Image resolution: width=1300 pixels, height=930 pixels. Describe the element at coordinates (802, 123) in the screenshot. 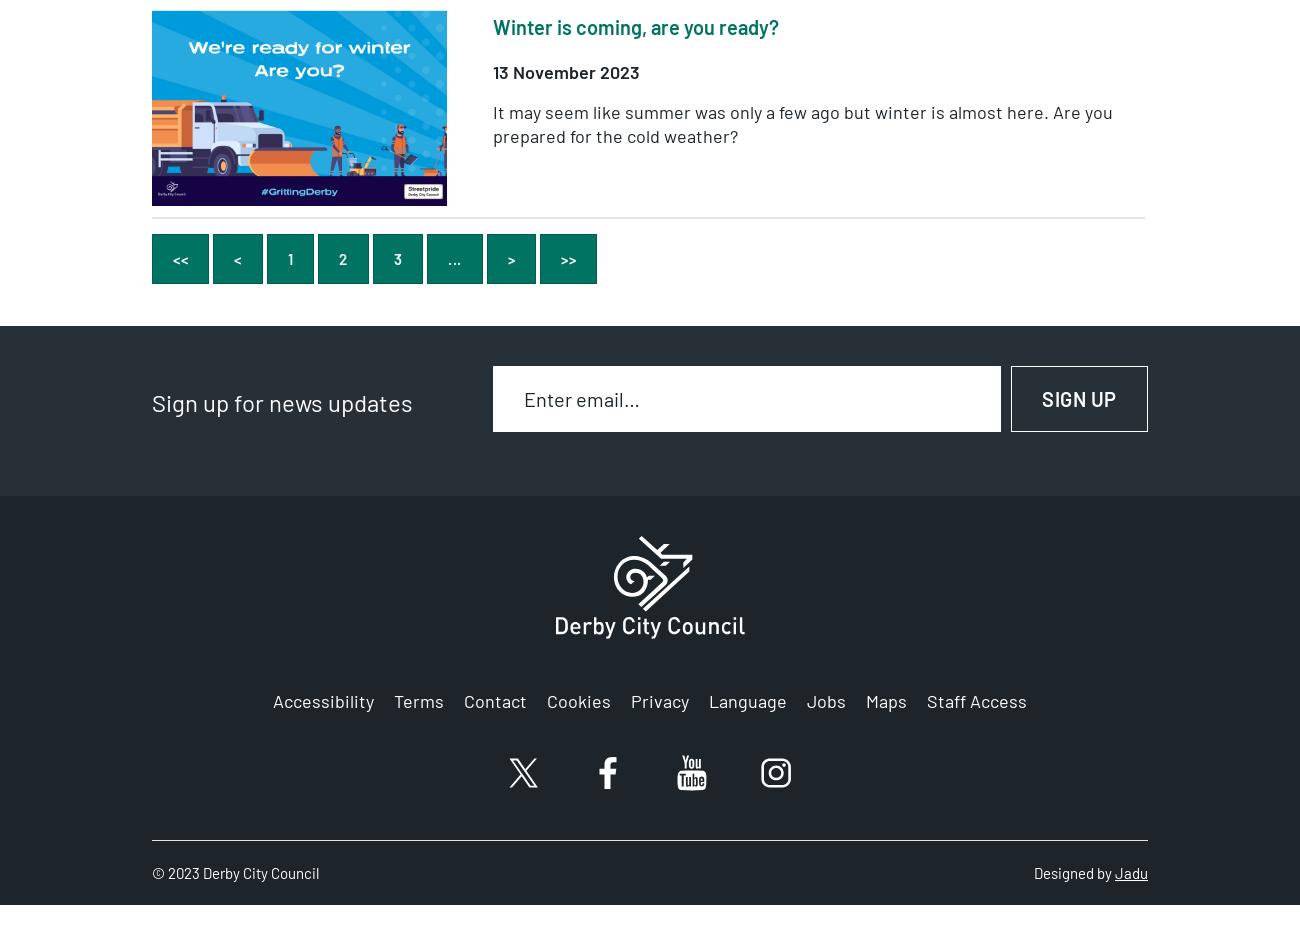

I see `'It may seem like summer was only a few ago but winter is almost here. Are you prepared for the cold weather?'` at that location.